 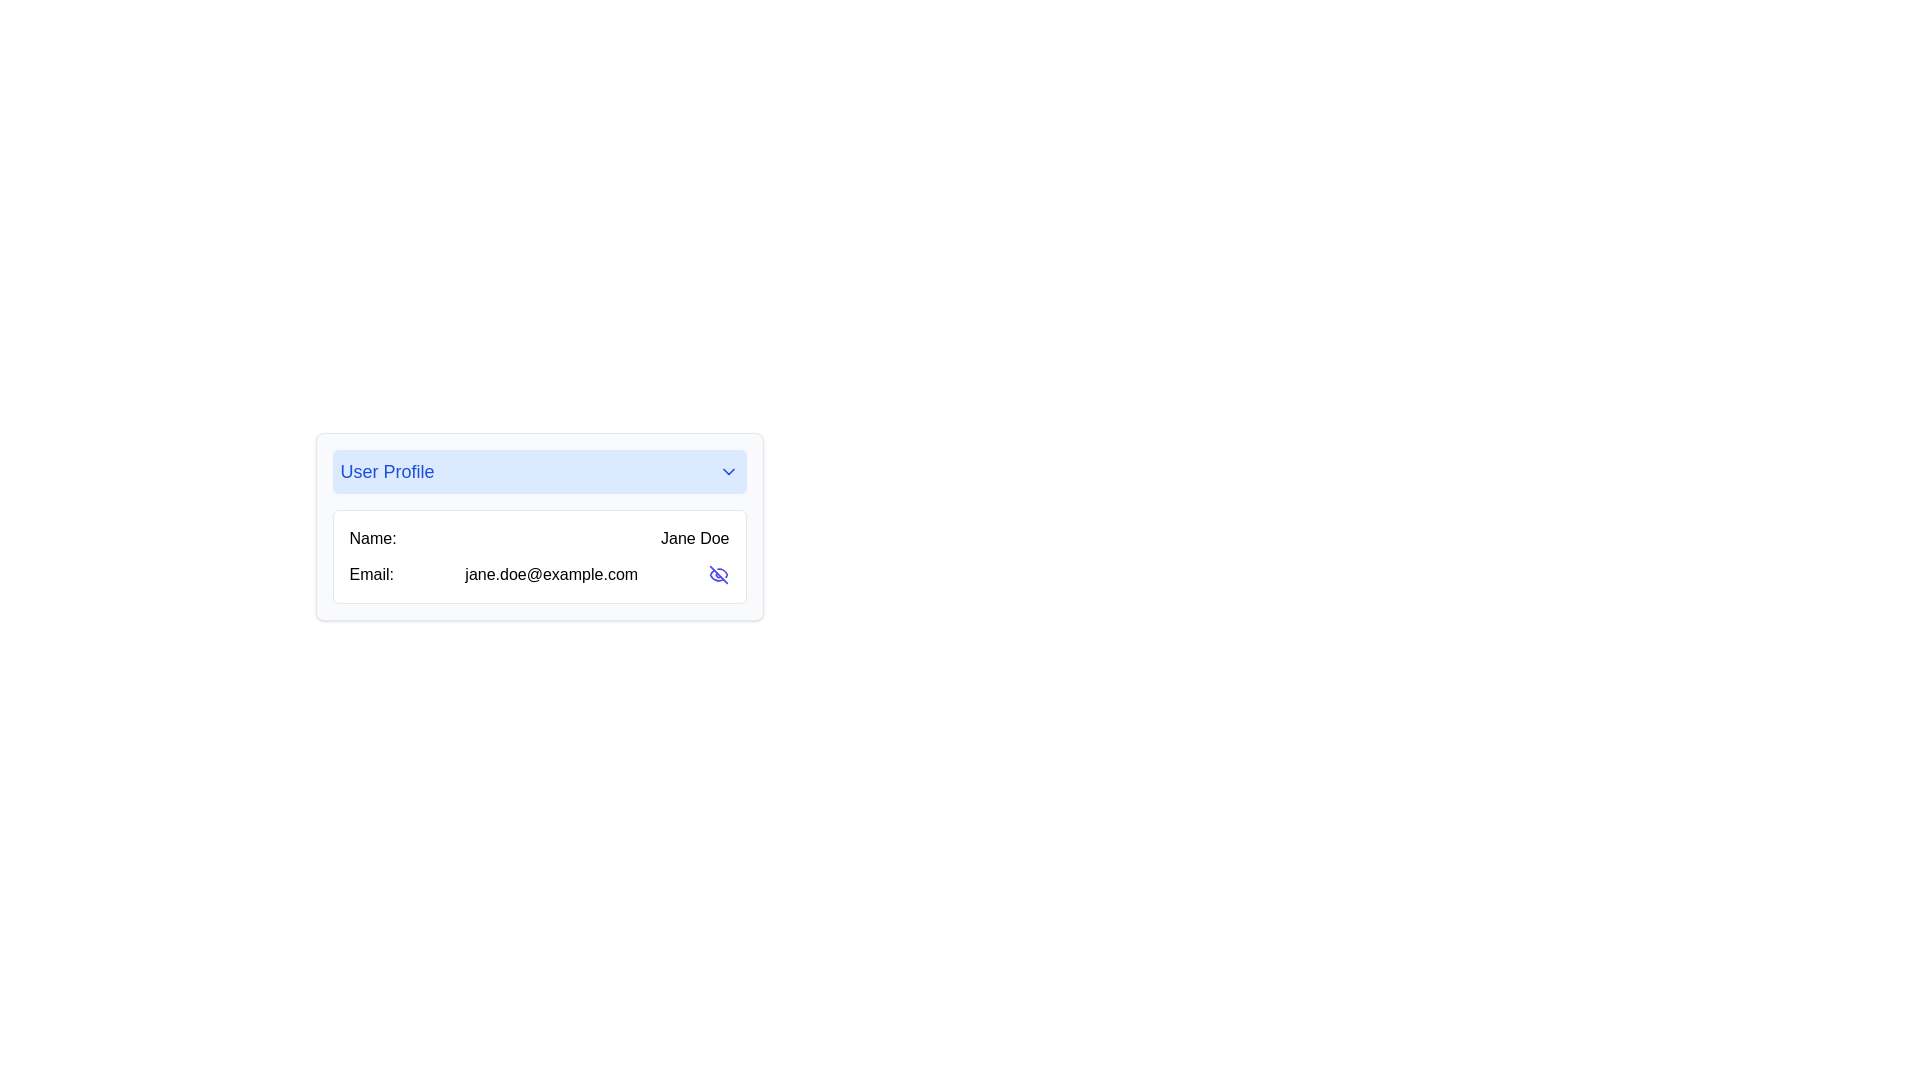 What do you see at coordinates (727, 471) in the screenshot?
I see `the downward-pointing chevron icon in the top-right corner of the 'User Profile' section` at bounding box center [727, 471].